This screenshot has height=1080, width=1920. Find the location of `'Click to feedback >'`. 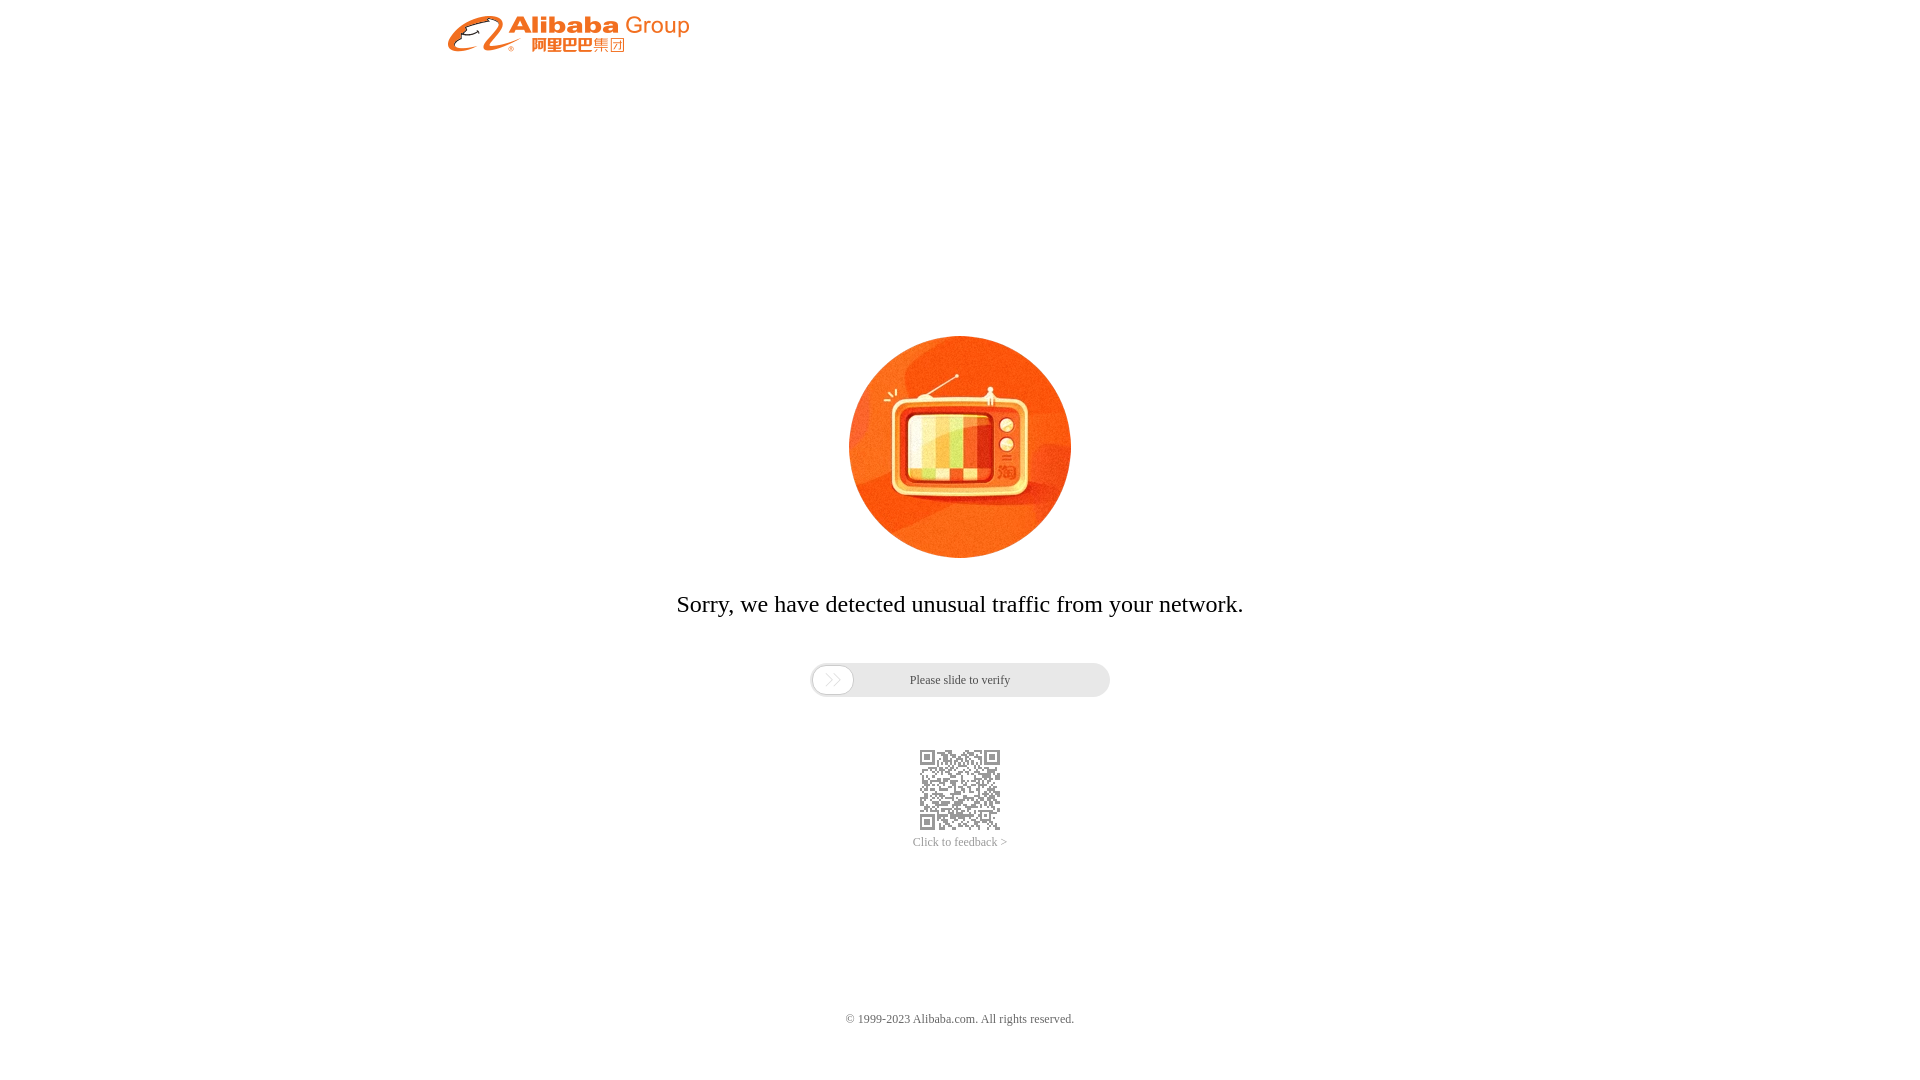

'Click to feedback >' is located at coordinates (960, 842).